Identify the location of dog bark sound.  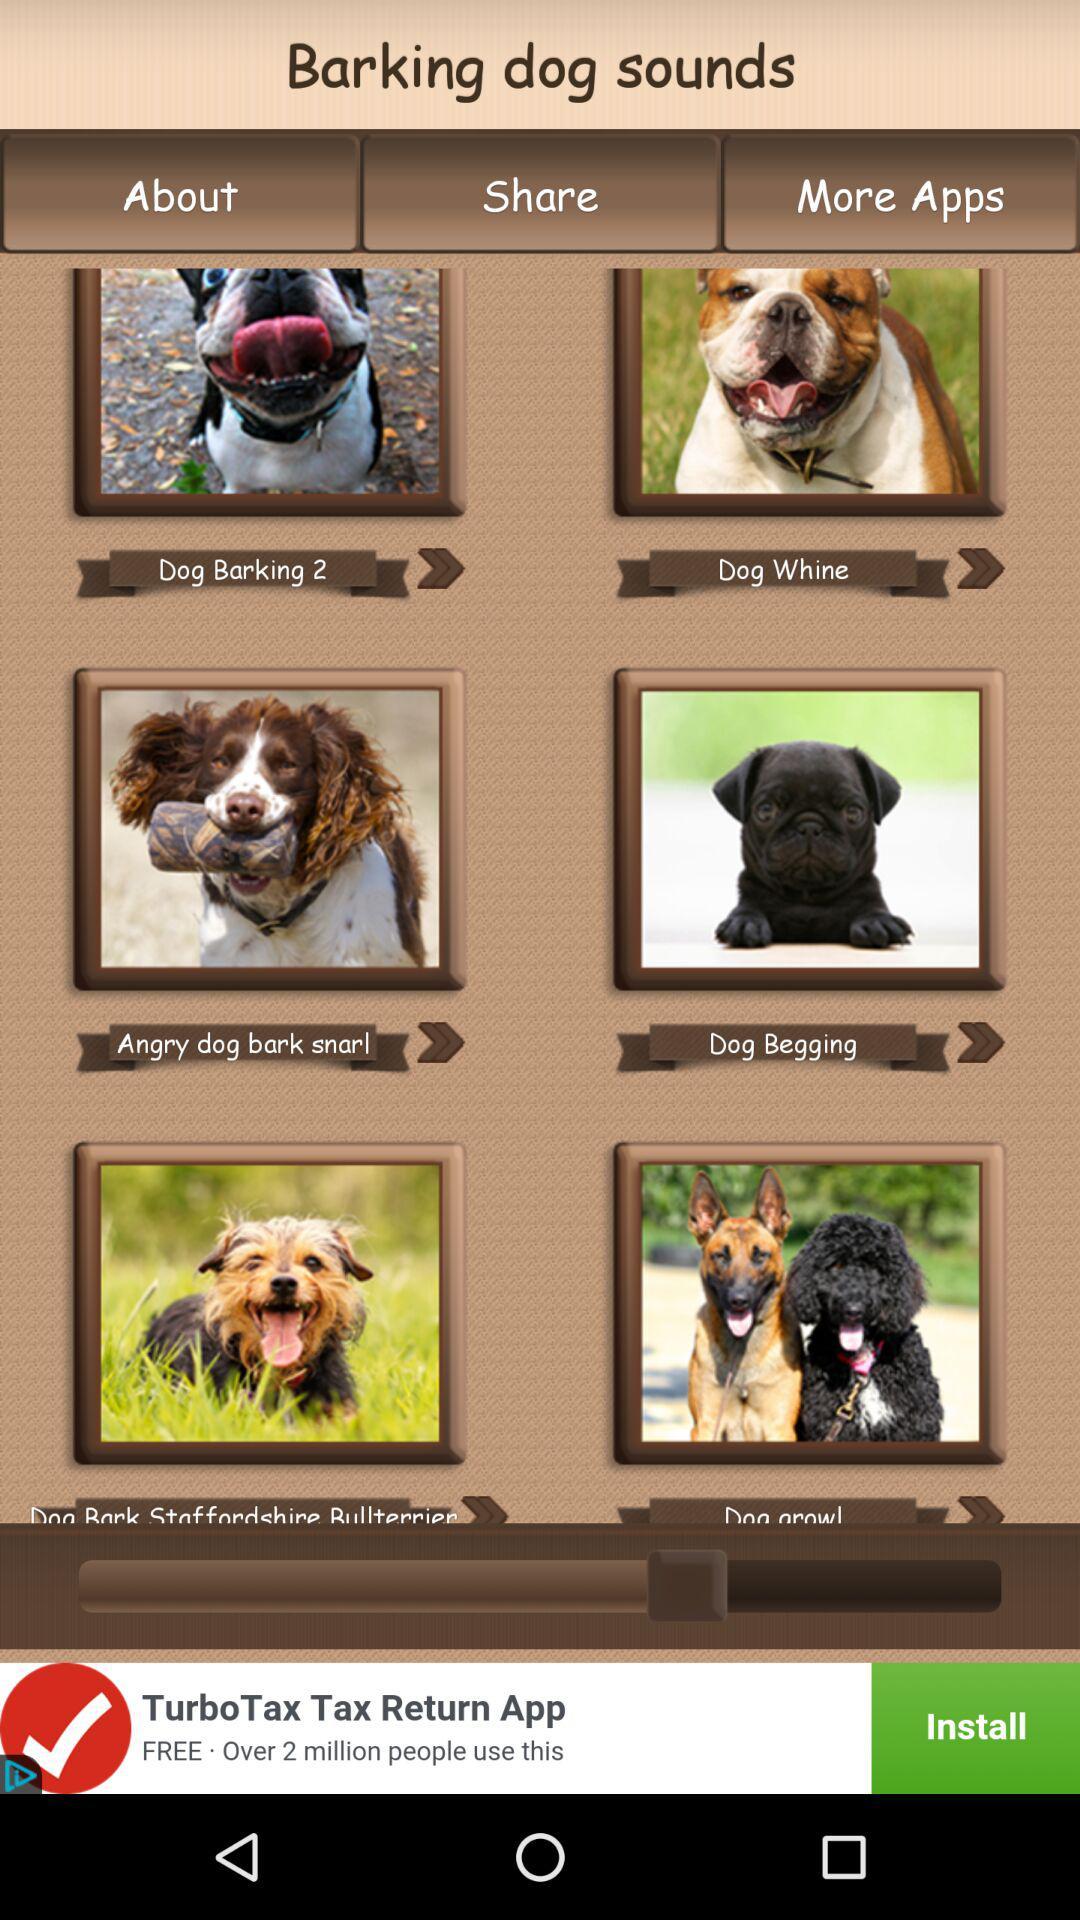
(270, 1306).